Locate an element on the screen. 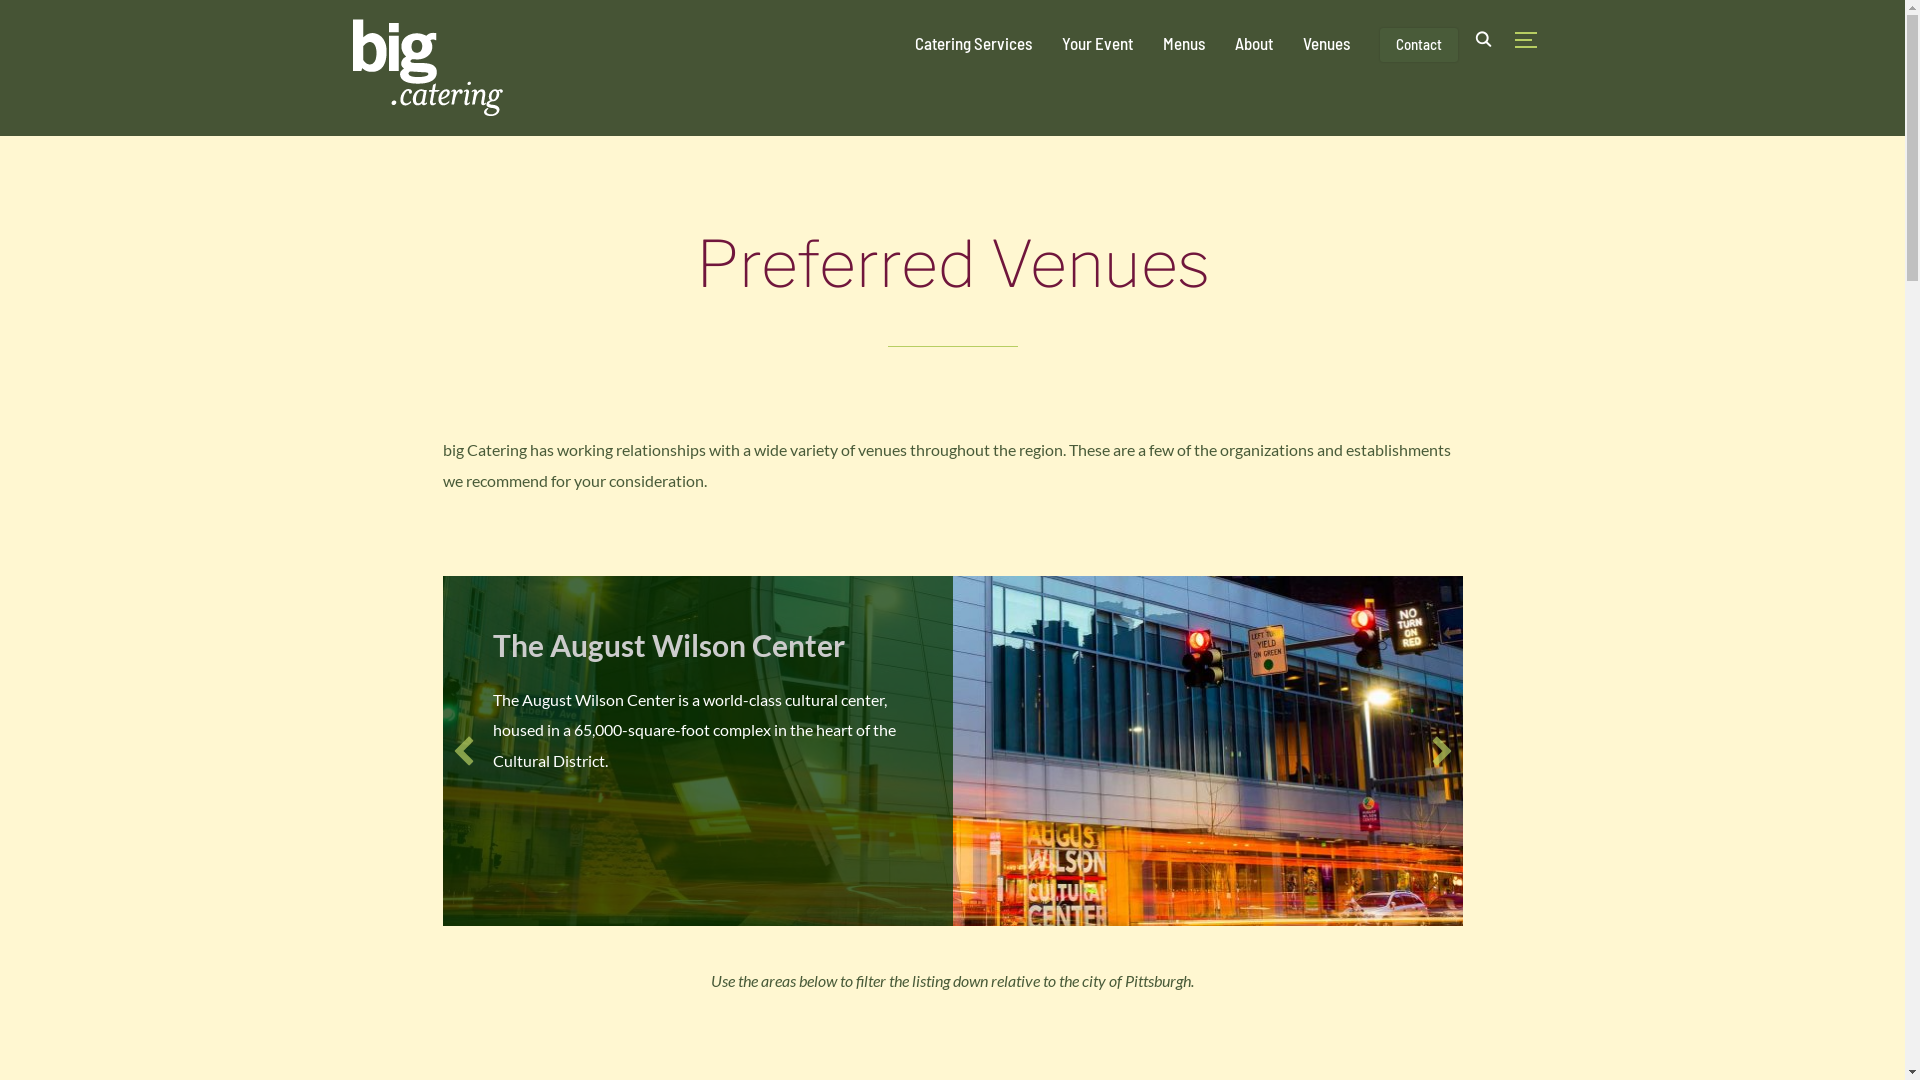 This screenshot has width=1920, height=1080. 'Menus' is located at coordinates (1182, 42).